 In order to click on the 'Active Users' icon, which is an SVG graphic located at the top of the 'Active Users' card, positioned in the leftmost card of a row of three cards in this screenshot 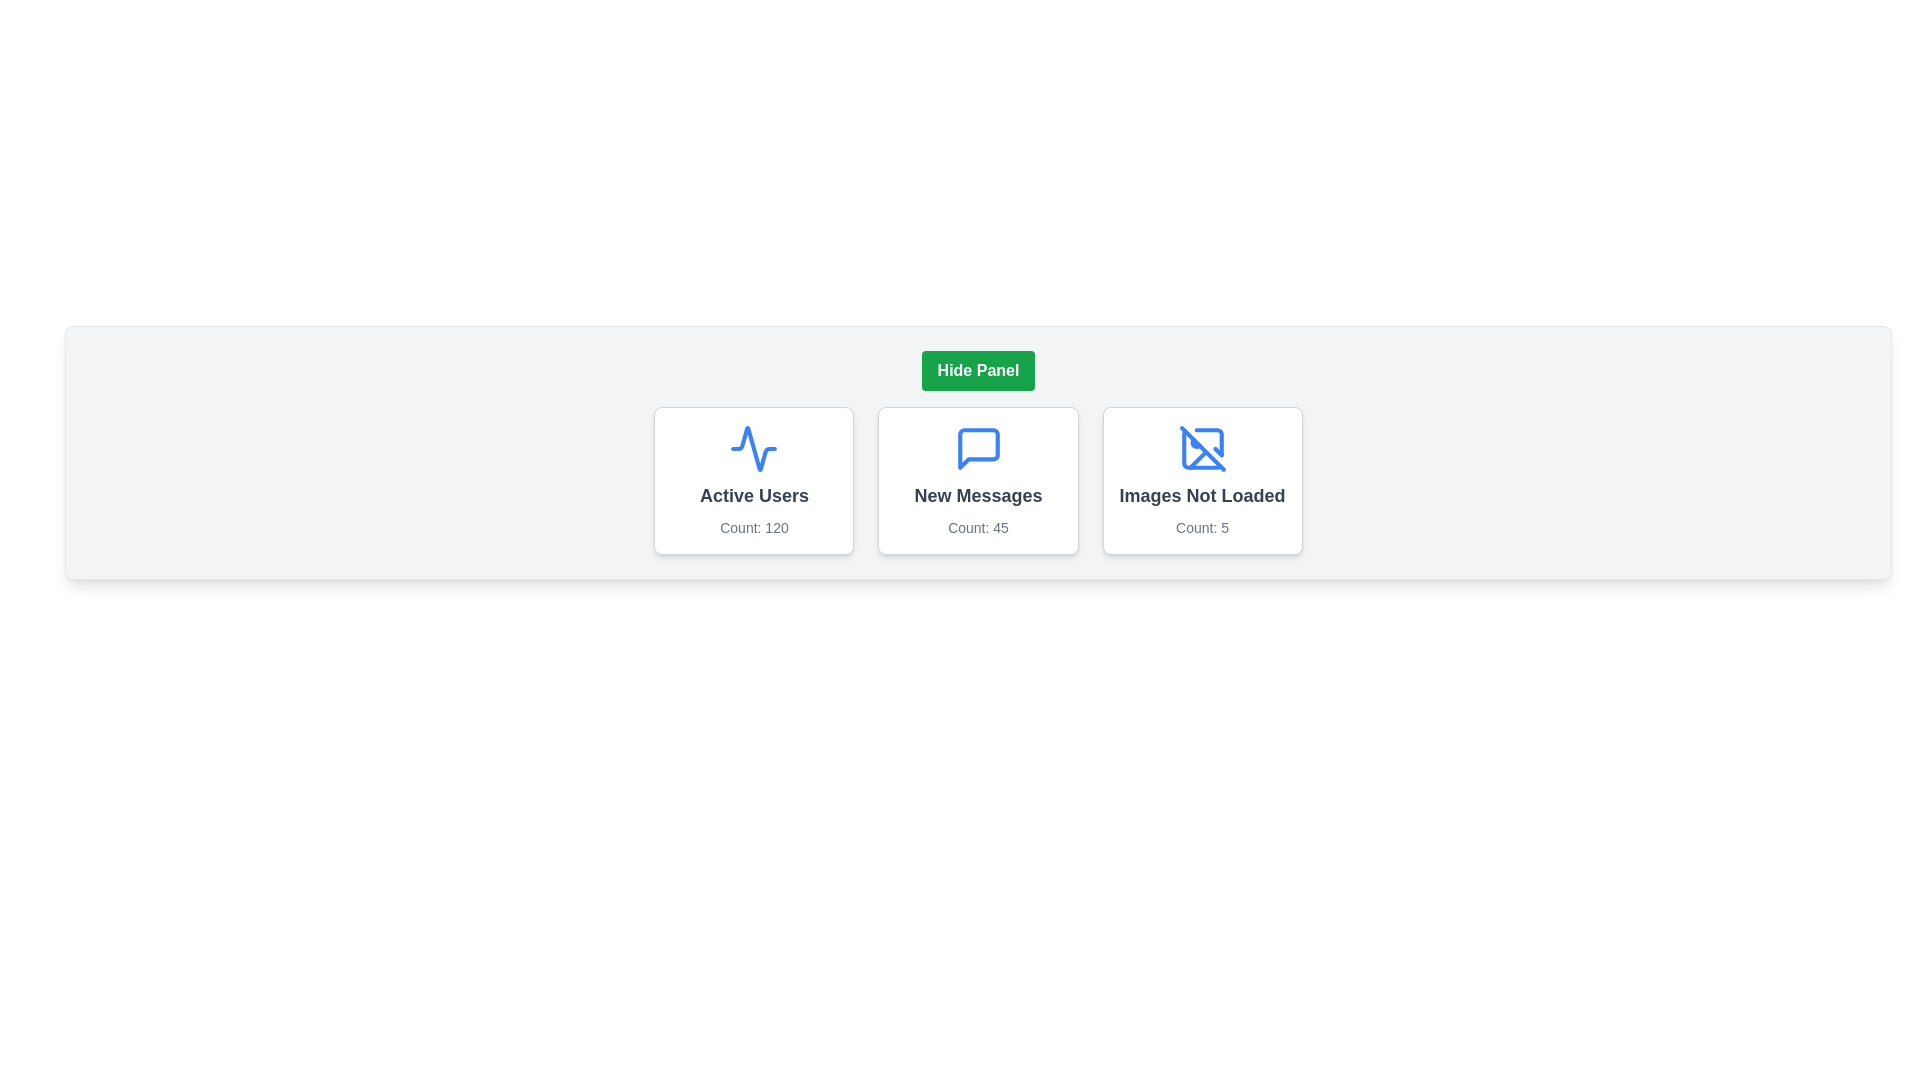, I will do `click(753, 447)`.